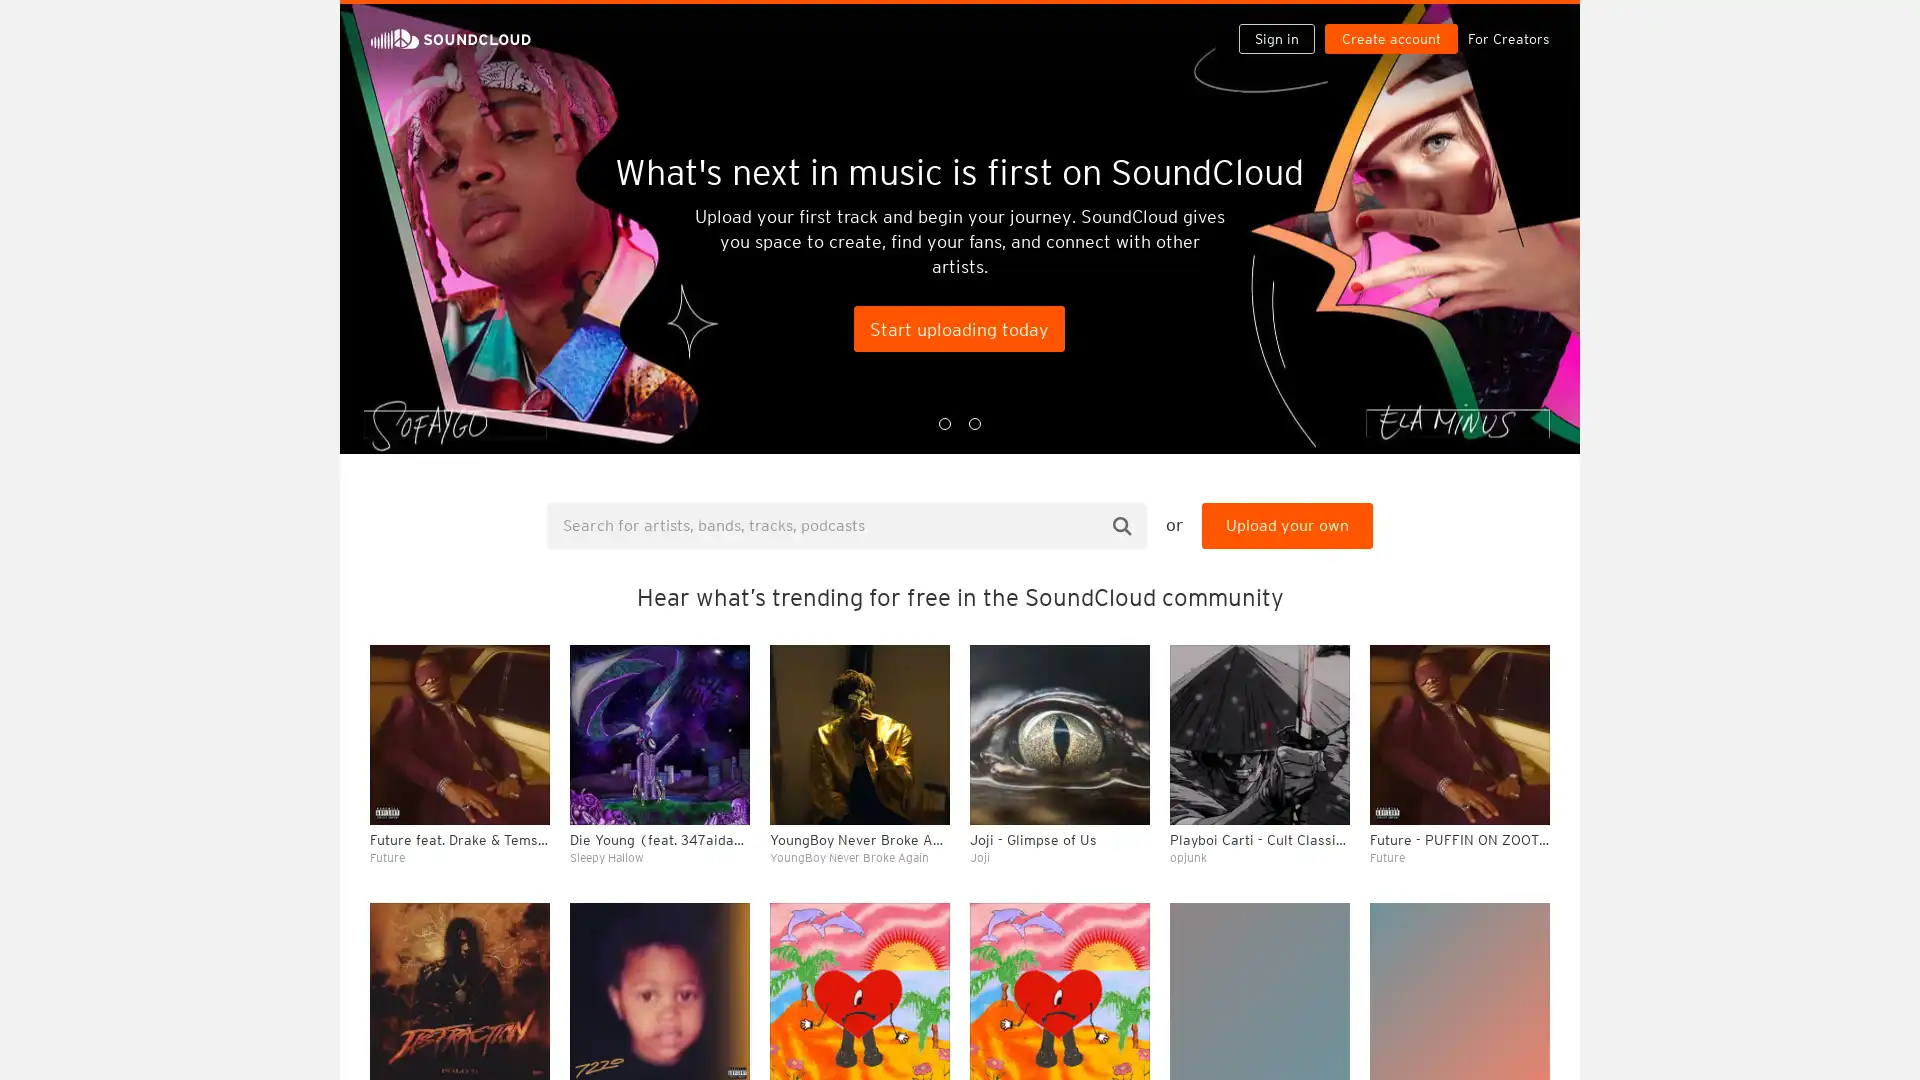 The width and height of the screenshot is (1920, 1080). Describe the element at coordinates (1122, 524) in the screenshot. I see `Search` at that location.